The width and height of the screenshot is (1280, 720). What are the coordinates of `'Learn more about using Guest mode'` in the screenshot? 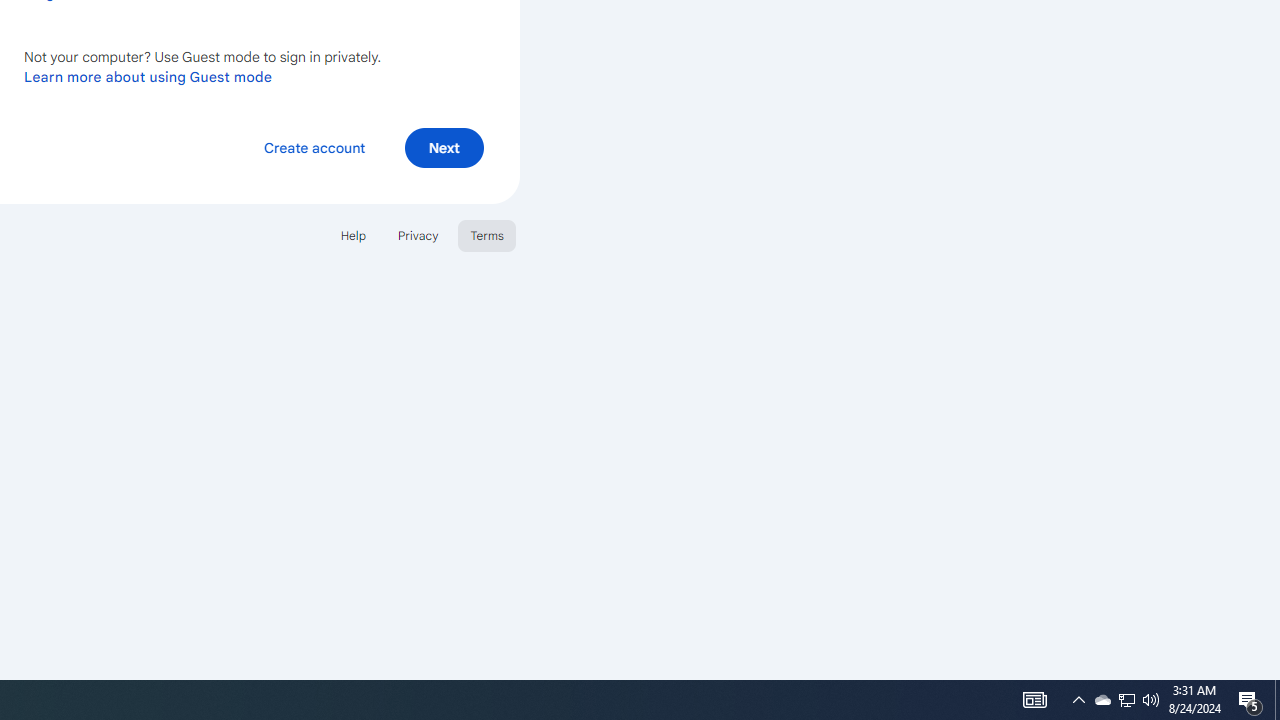 It's located at (147, 75).